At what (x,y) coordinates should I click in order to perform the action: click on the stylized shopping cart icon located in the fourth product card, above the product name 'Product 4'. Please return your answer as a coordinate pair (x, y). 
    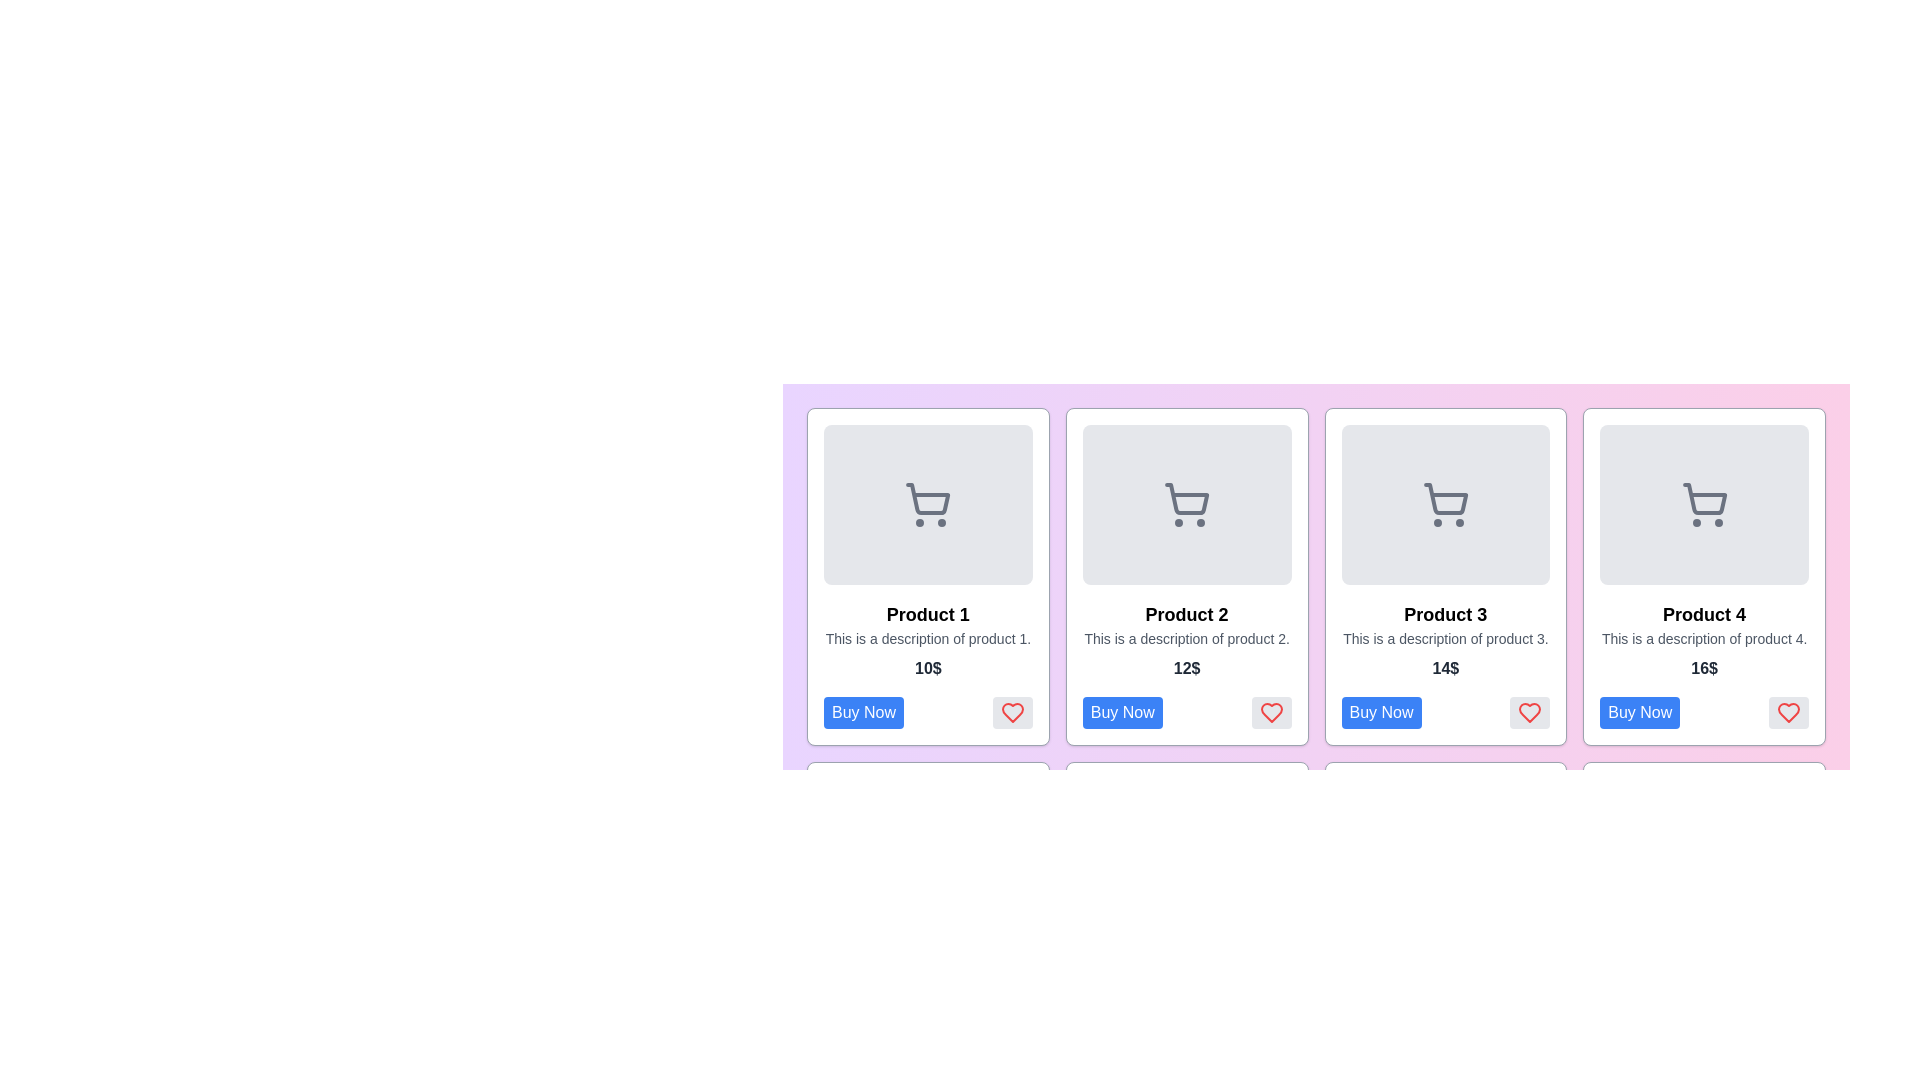
    Looking at the image, I should click on (1703, 498).